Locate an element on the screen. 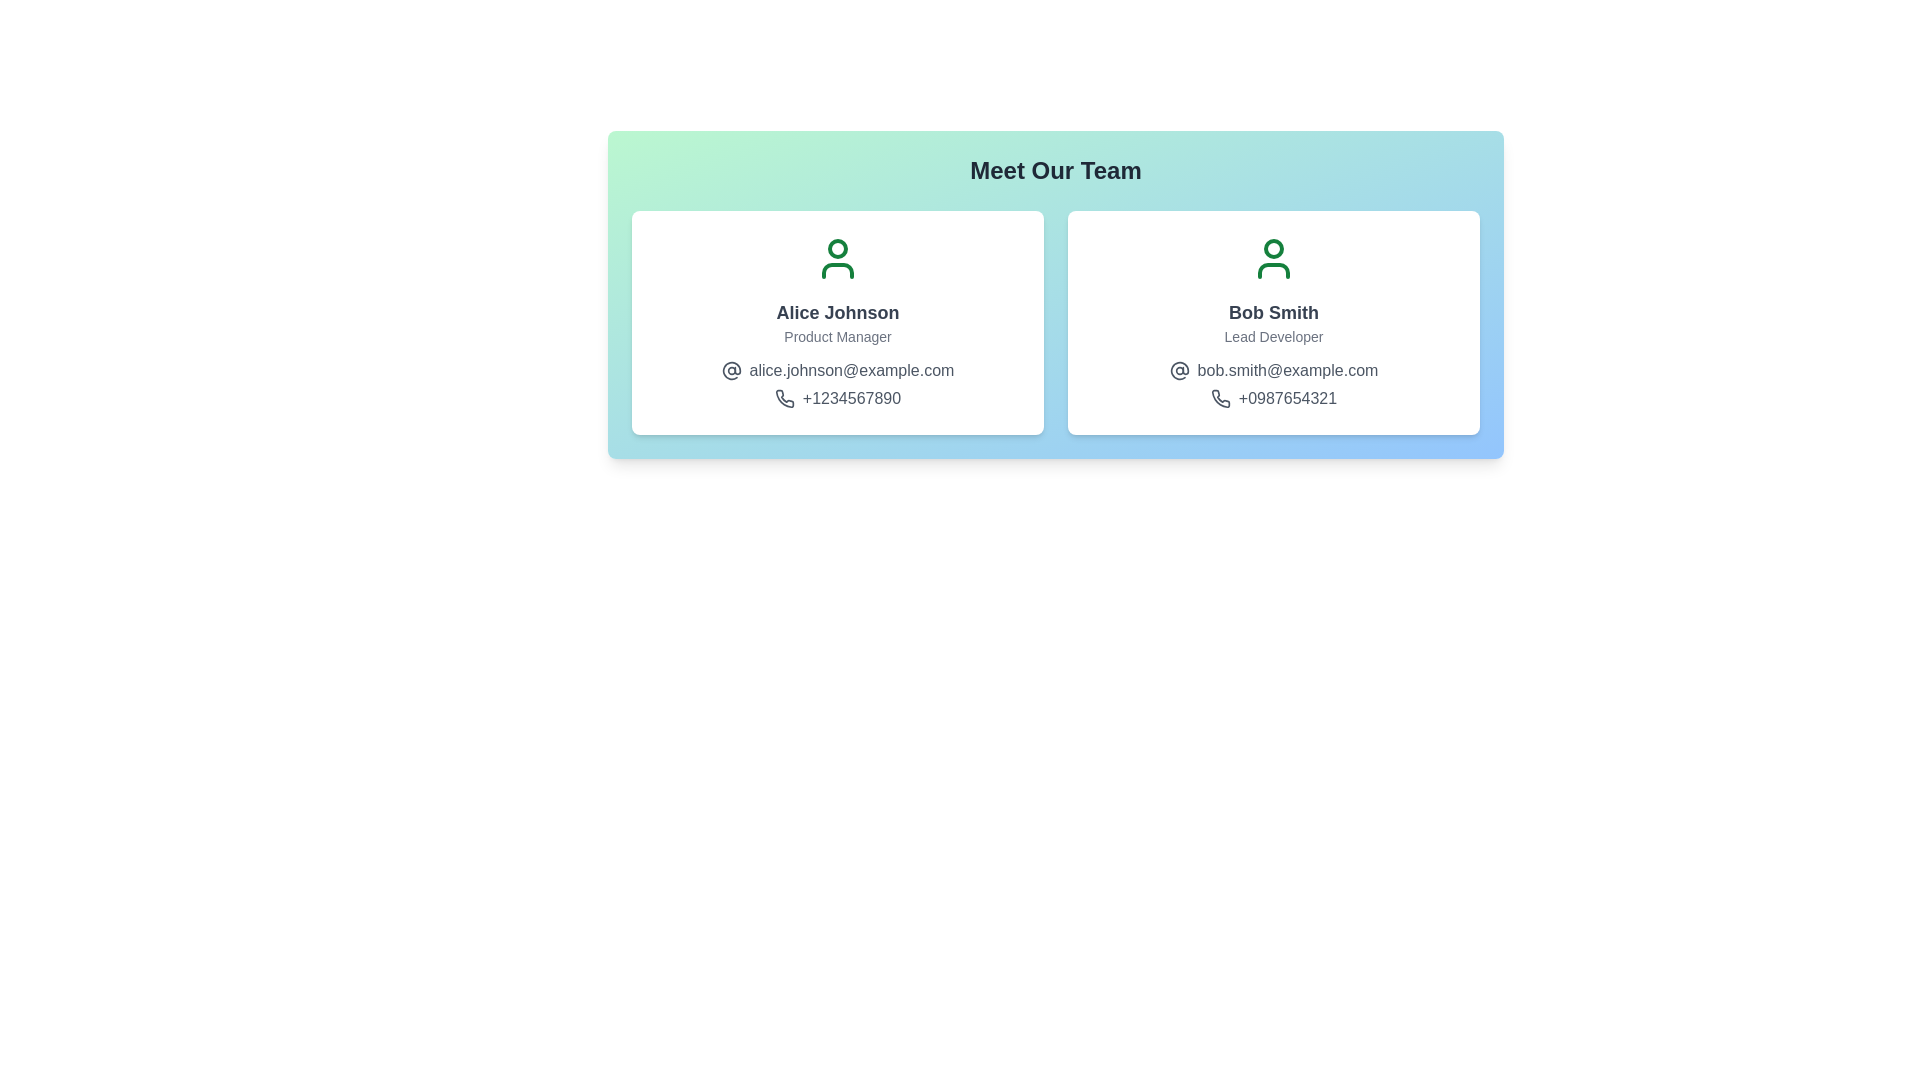 This screenshot has width=1920, height=1080. the SVG icon resembling an 'at' sign located to the left of the email text 'alice.johnson@example.com' in Alice Johnson's profile card is located at coordinates (730, 370).